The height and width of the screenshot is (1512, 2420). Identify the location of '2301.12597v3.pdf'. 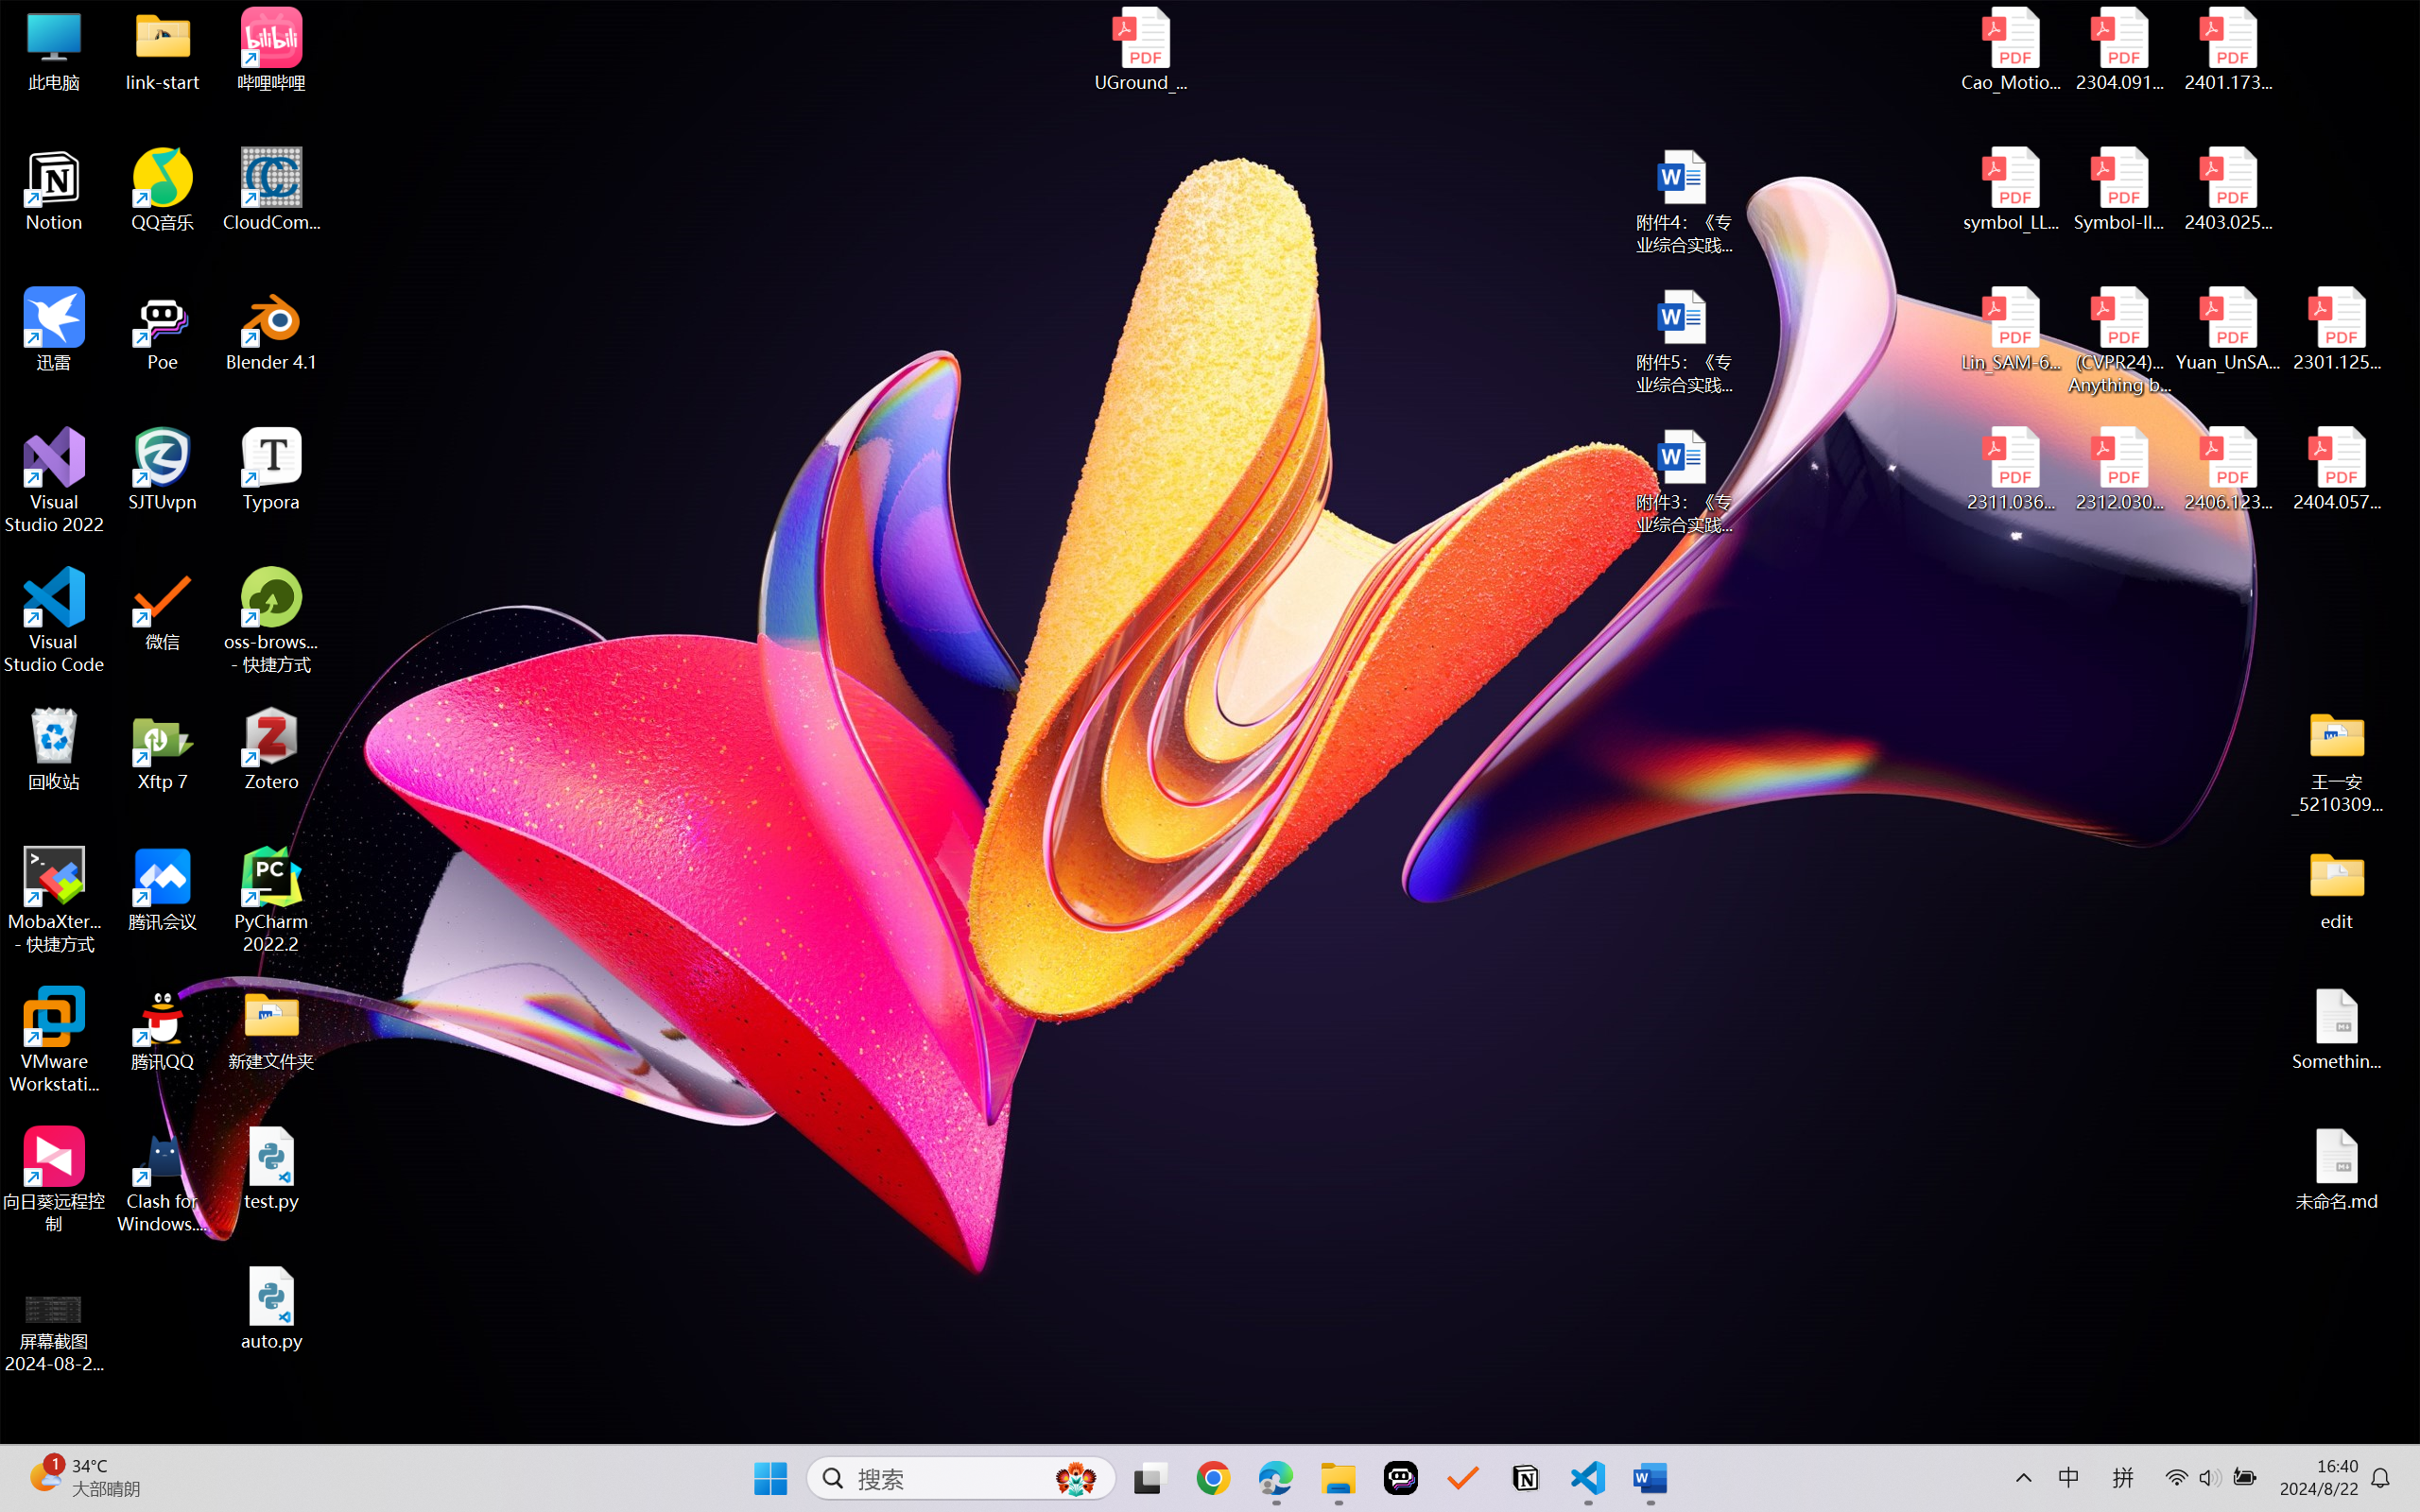
(2335, 328).